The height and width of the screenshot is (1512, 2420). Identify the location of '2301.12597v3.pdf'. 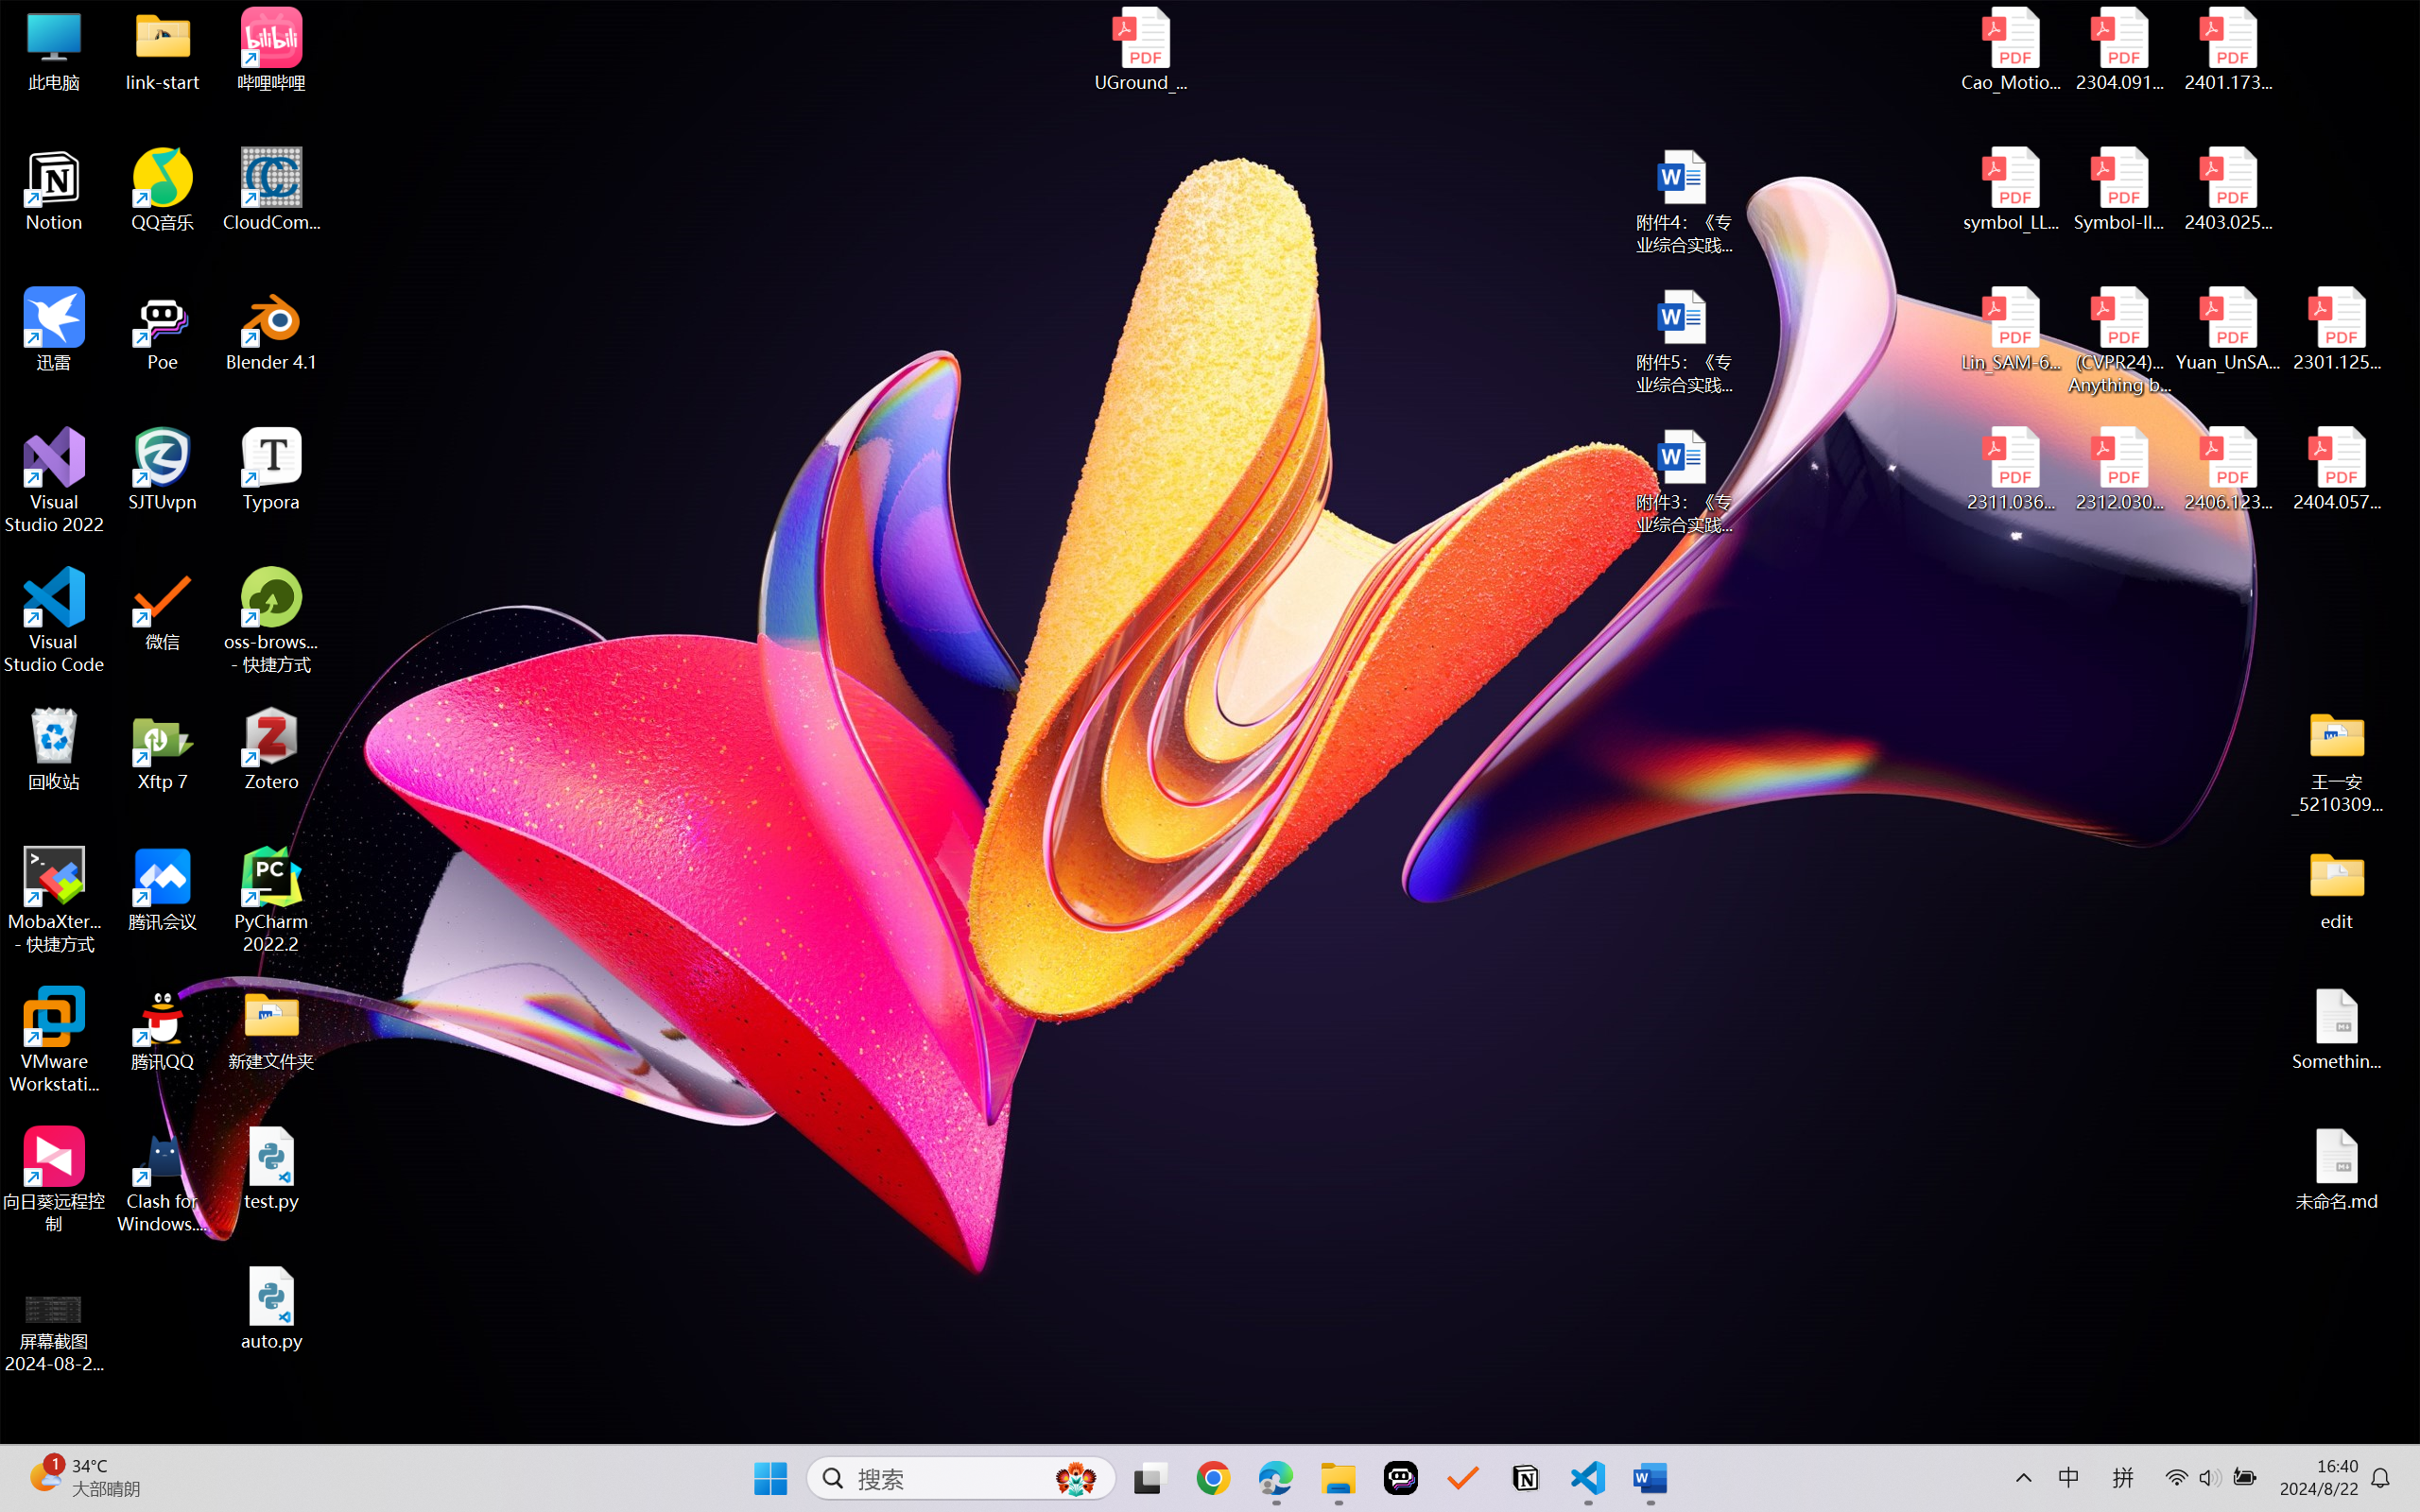
(2335, 328).